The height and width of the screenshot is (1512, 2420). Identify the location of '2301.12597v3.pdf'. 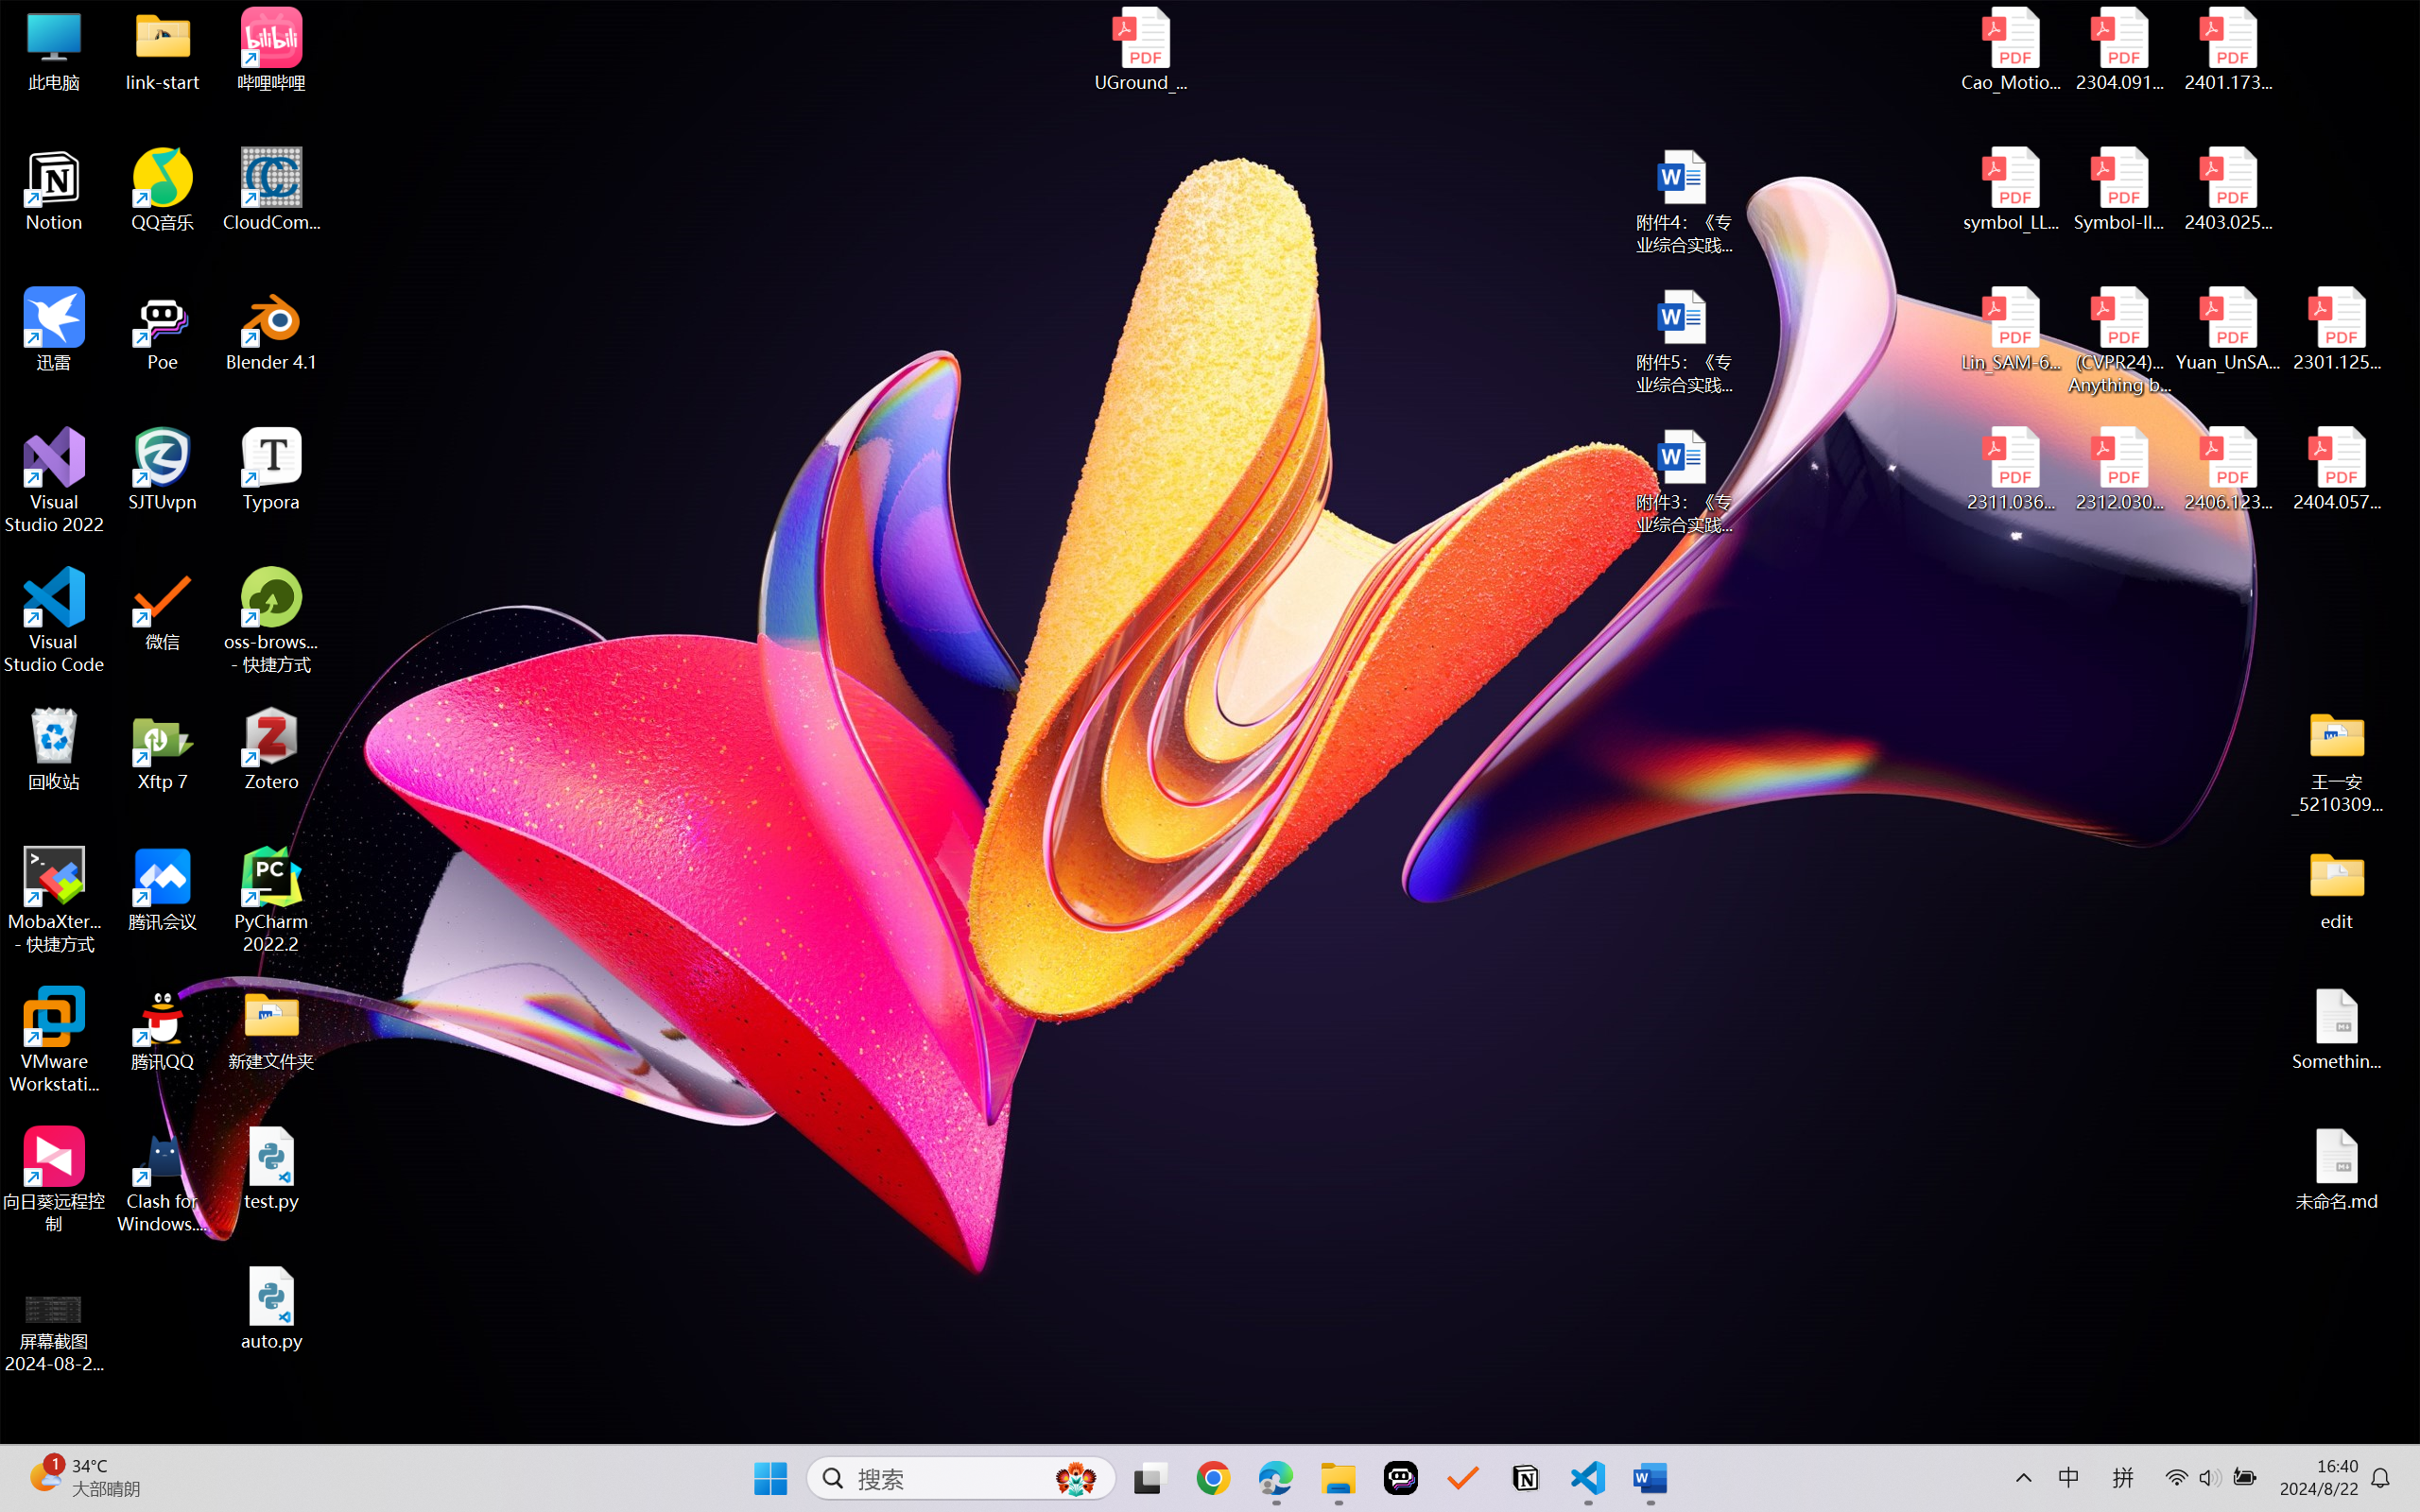
(2335, 328).